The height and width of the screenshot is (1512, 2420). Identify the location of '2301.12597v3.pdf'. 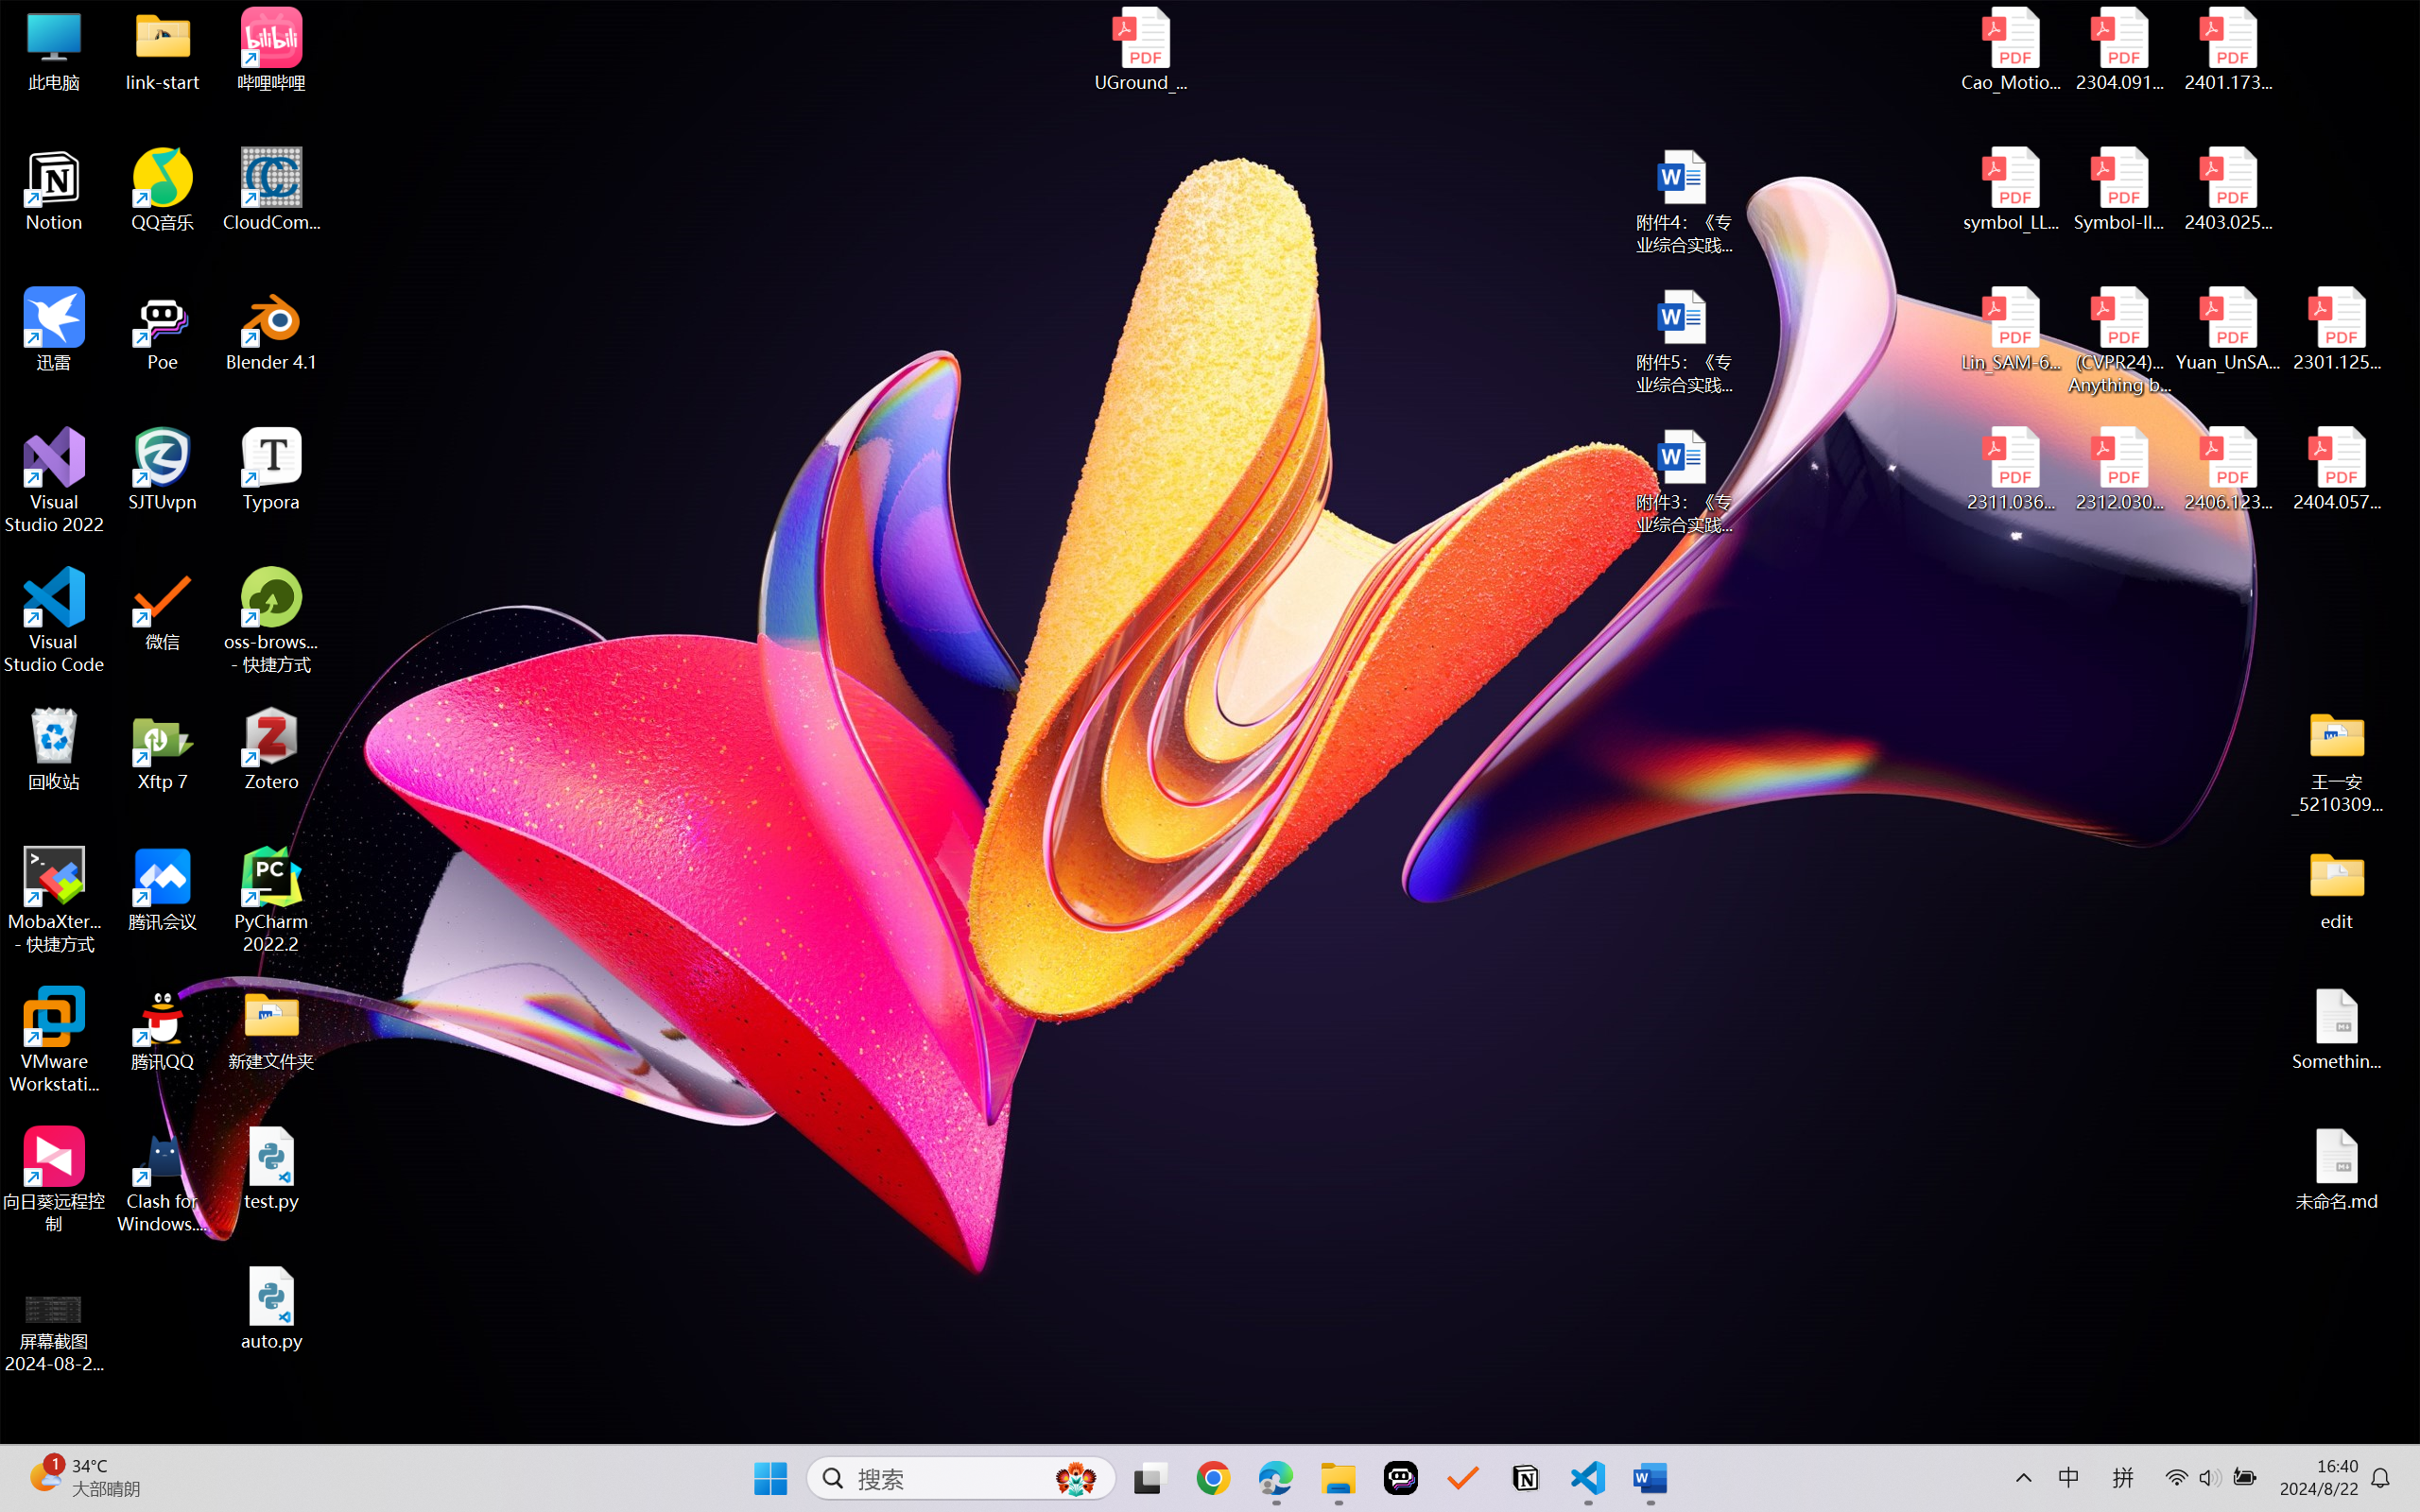
(2335, 328).